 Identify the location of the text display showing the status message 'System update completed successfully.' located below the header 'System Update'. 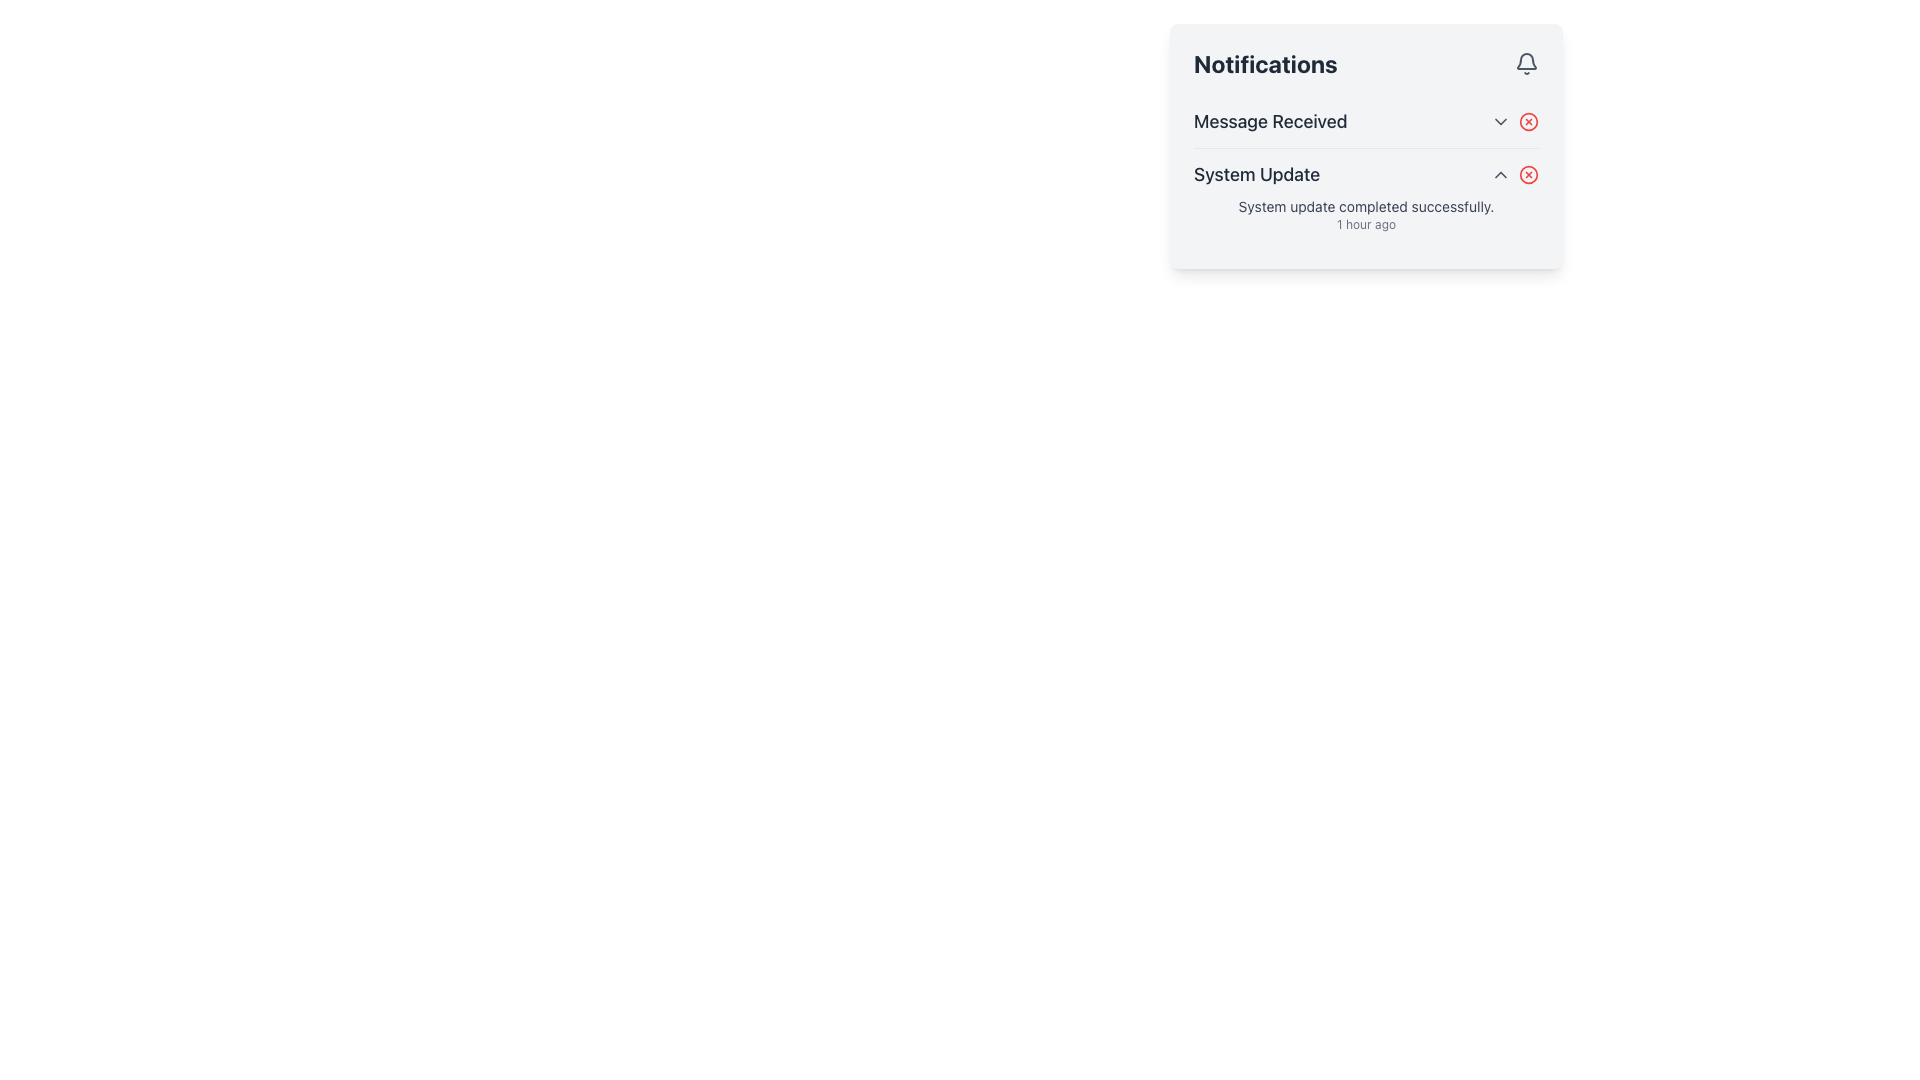
(1365, 215).